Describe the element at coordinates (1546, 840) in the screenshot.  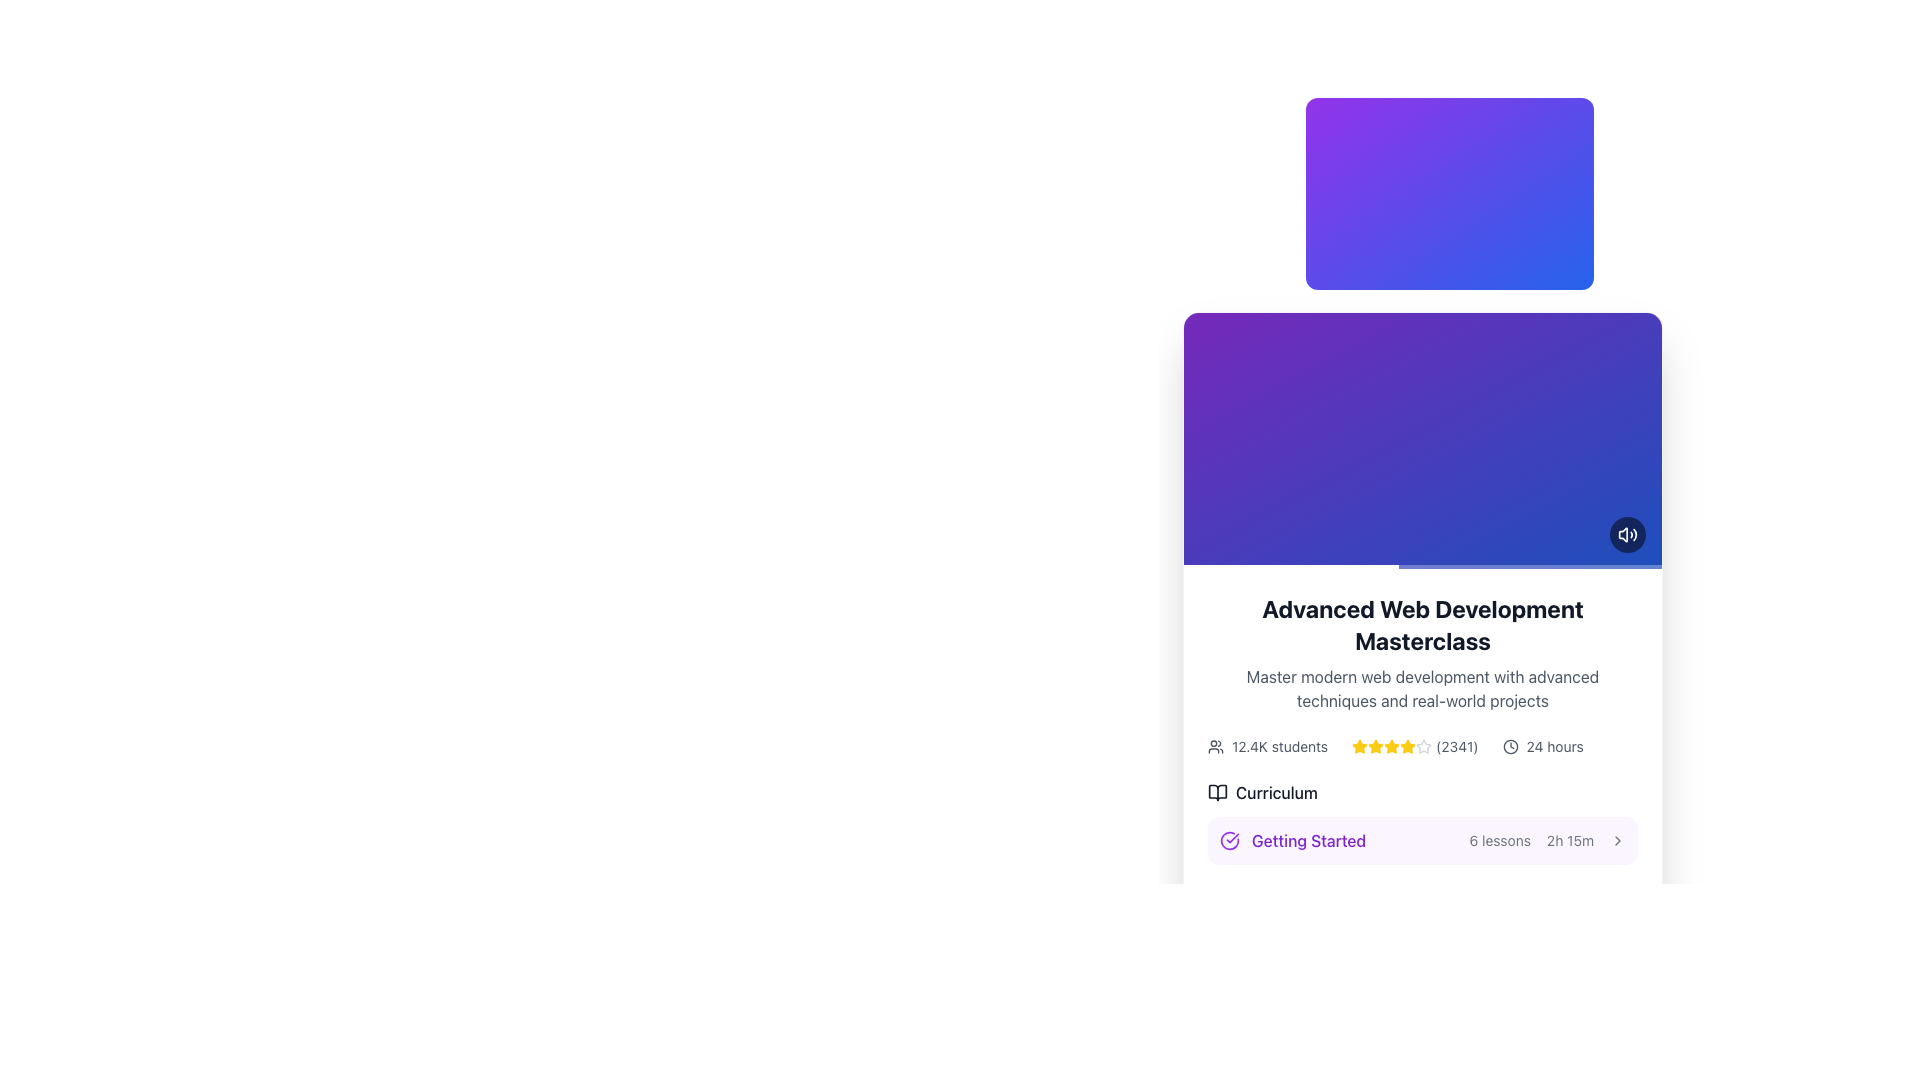
I see `the Text information display summarizing the 'Getting Started' section, which details the number of lessons and total duration, located to the right of the purple box labeled 'Getting Started'` at that location.